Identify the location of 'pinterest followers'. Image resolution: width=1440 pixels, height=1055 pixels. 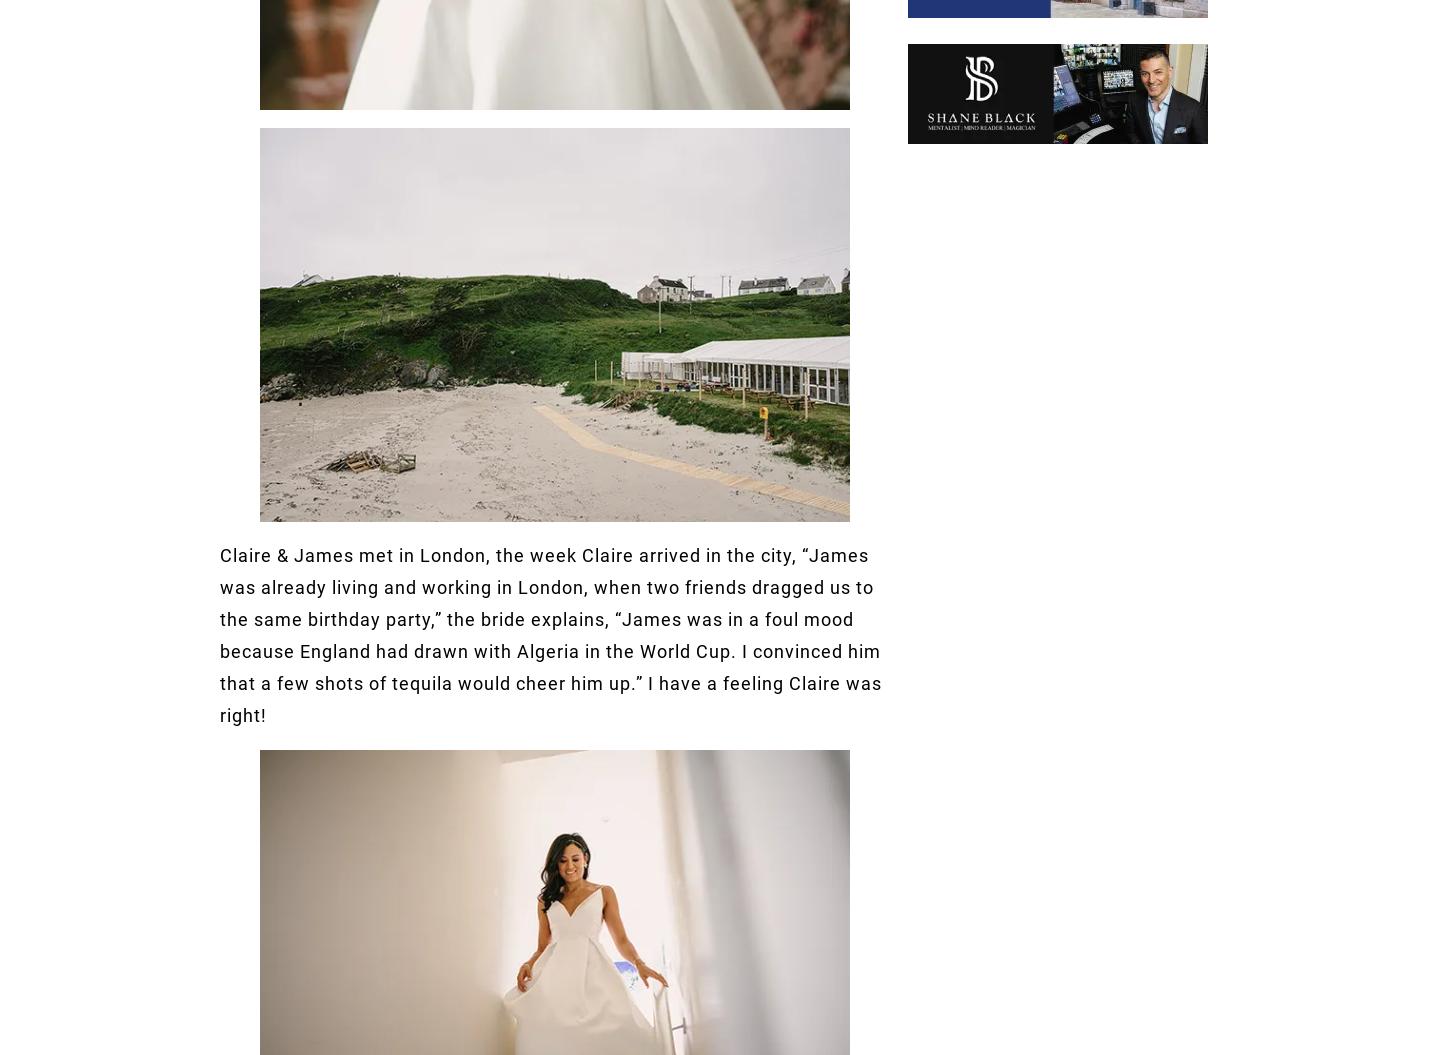
(599, 331).